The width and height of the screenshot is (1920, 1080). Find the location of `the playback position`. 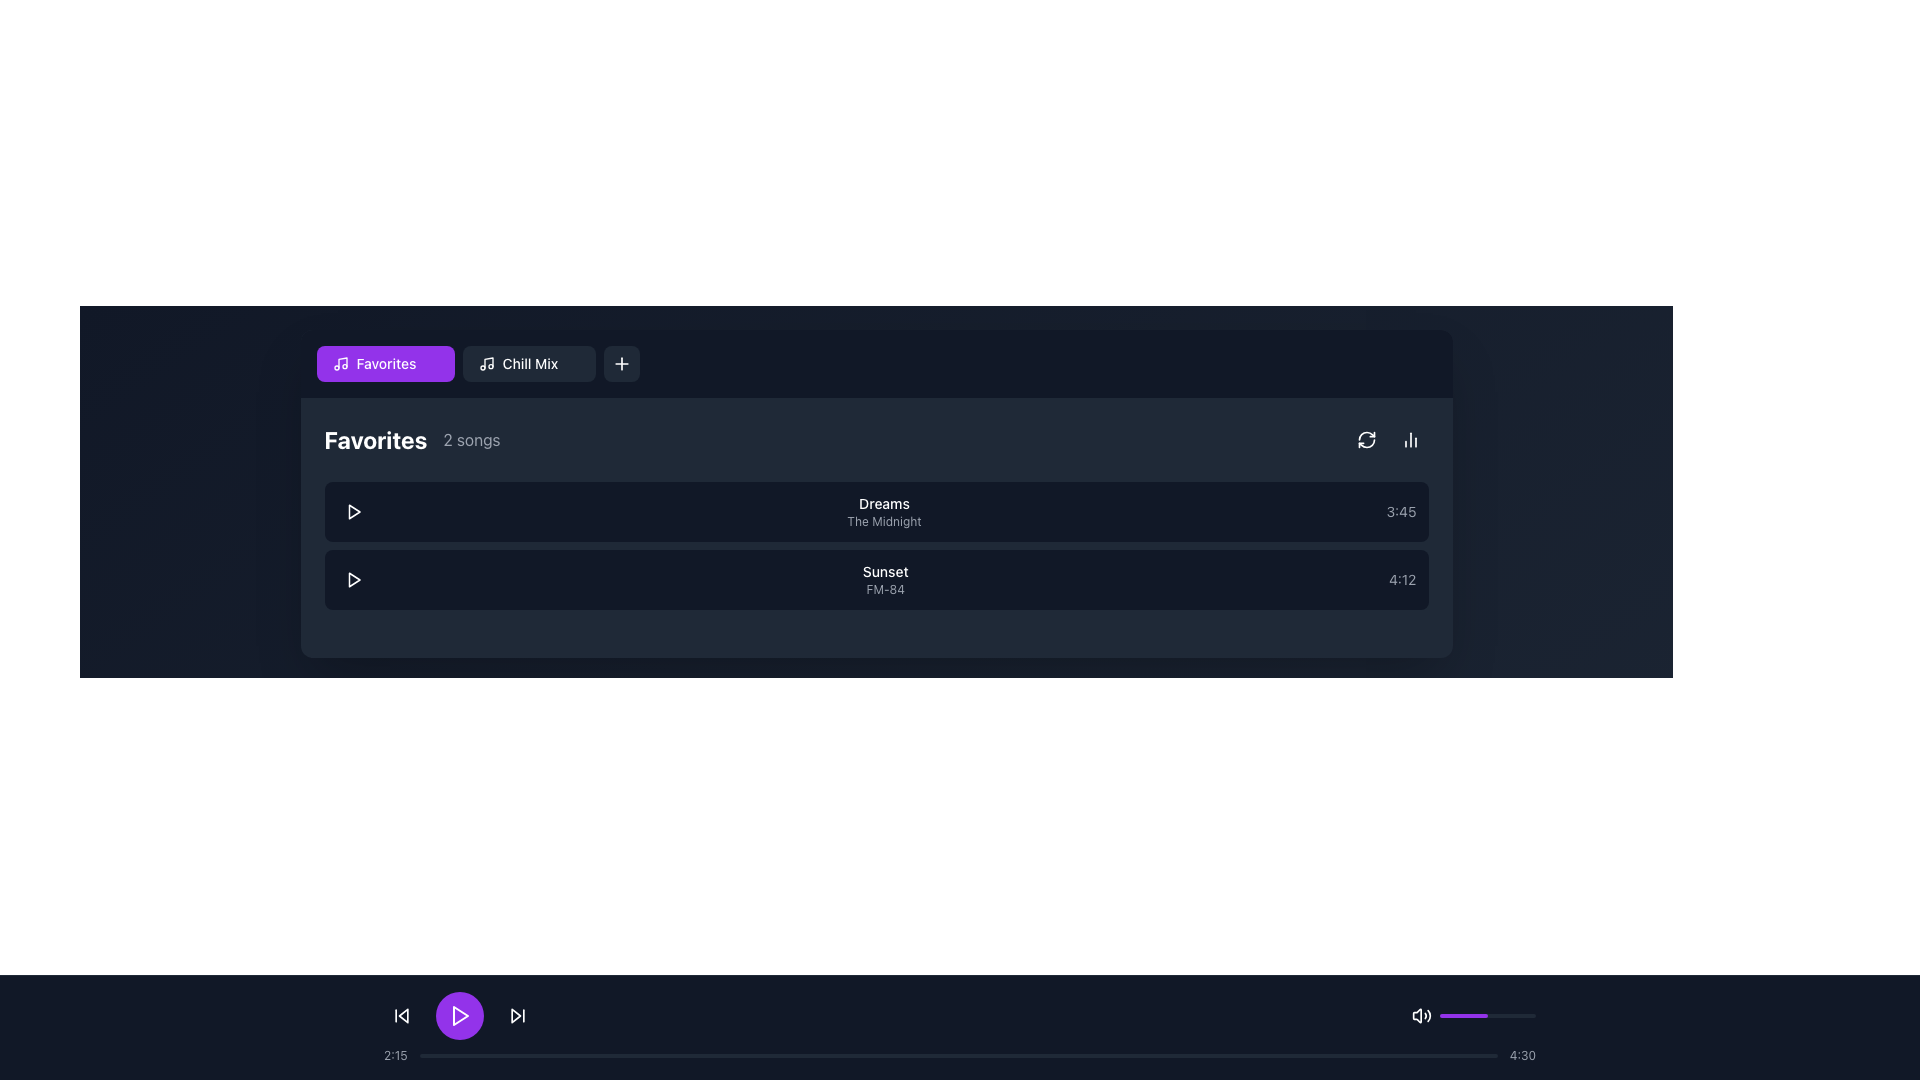

the playback position is located at coordinates (937, 1055).